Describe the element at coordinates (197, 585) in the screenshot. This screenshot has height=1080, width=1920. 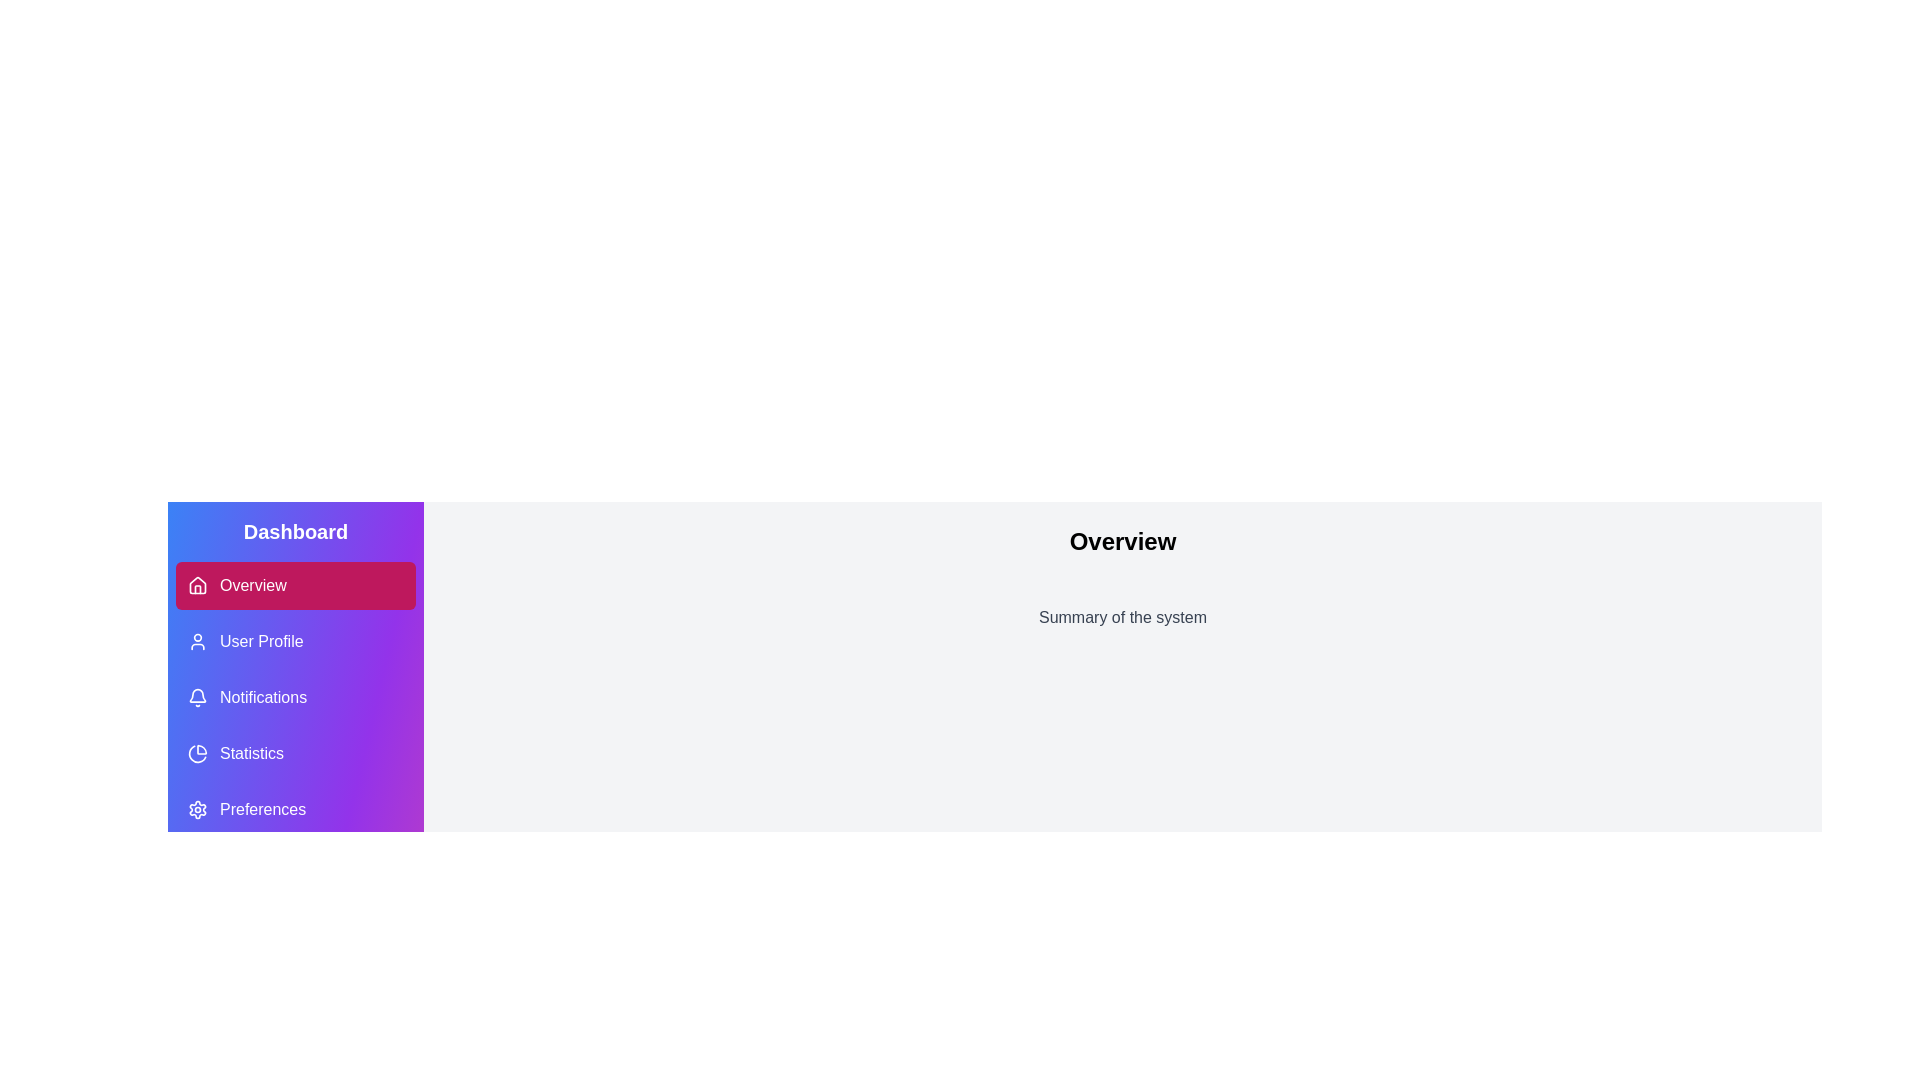
I see `the house-shaped icon located beside the 'Overview' label in the left-hand navigation menu` at that location.